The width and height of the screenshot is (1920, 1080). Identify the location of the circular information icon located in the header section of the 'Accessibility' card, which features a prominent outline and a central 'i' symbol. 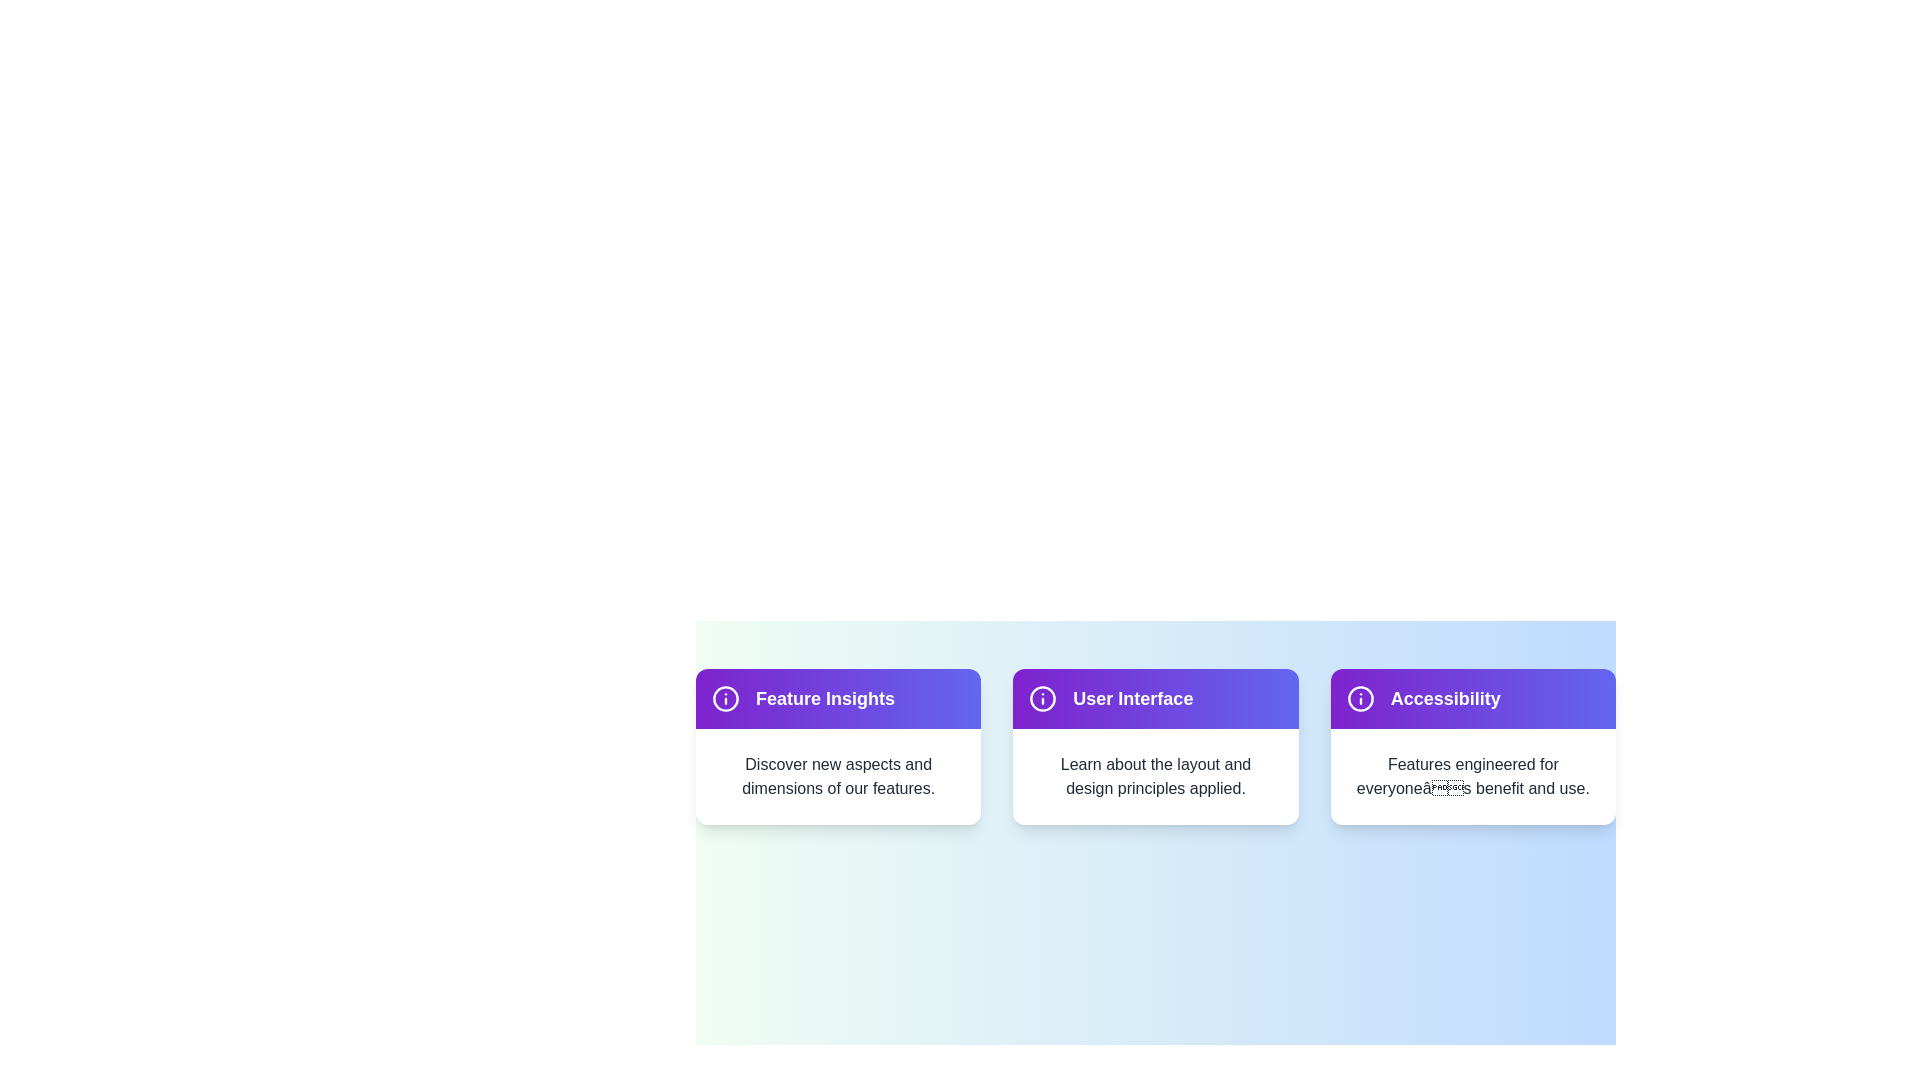
(1360, 697).